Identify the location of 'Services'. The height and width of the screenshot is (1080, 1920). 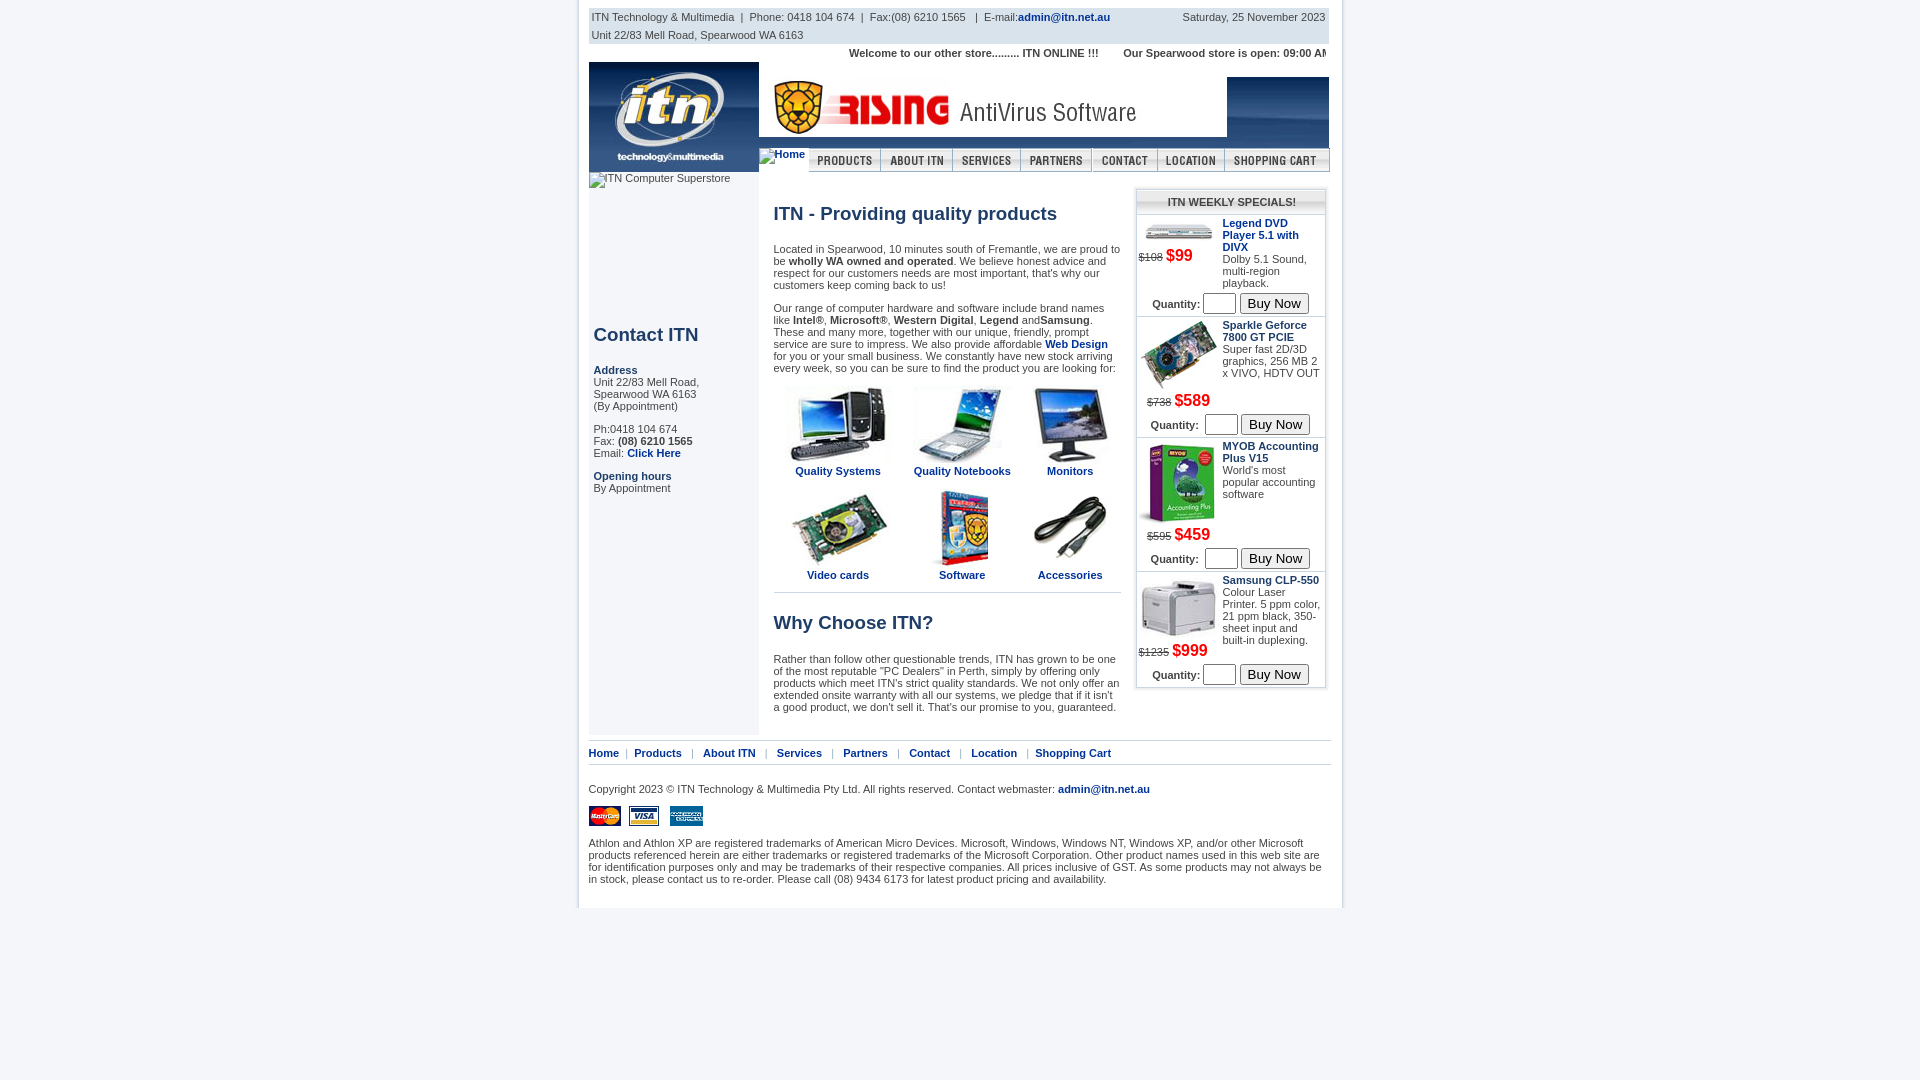
(798, 752).